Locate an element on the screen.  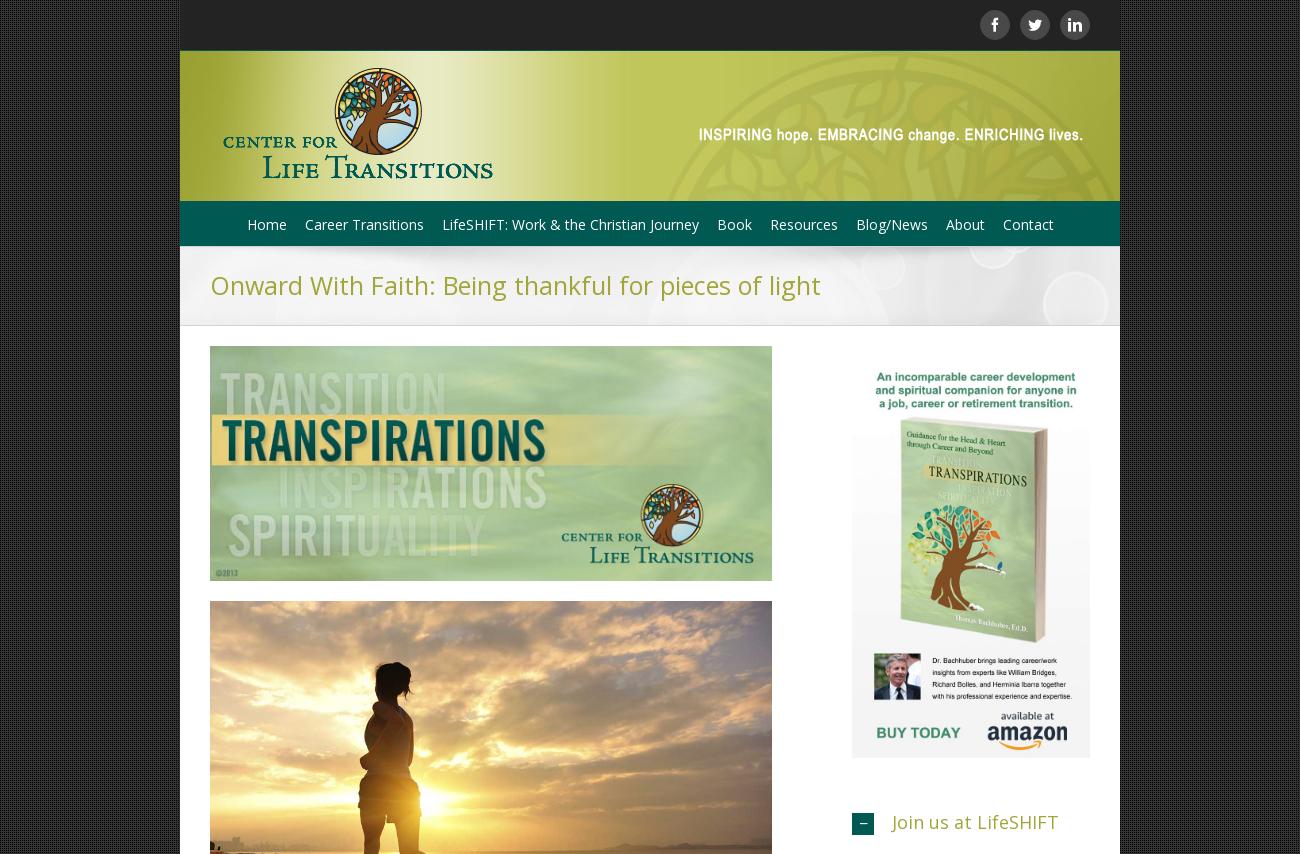
'Home' is located at coordinates (264, 224).